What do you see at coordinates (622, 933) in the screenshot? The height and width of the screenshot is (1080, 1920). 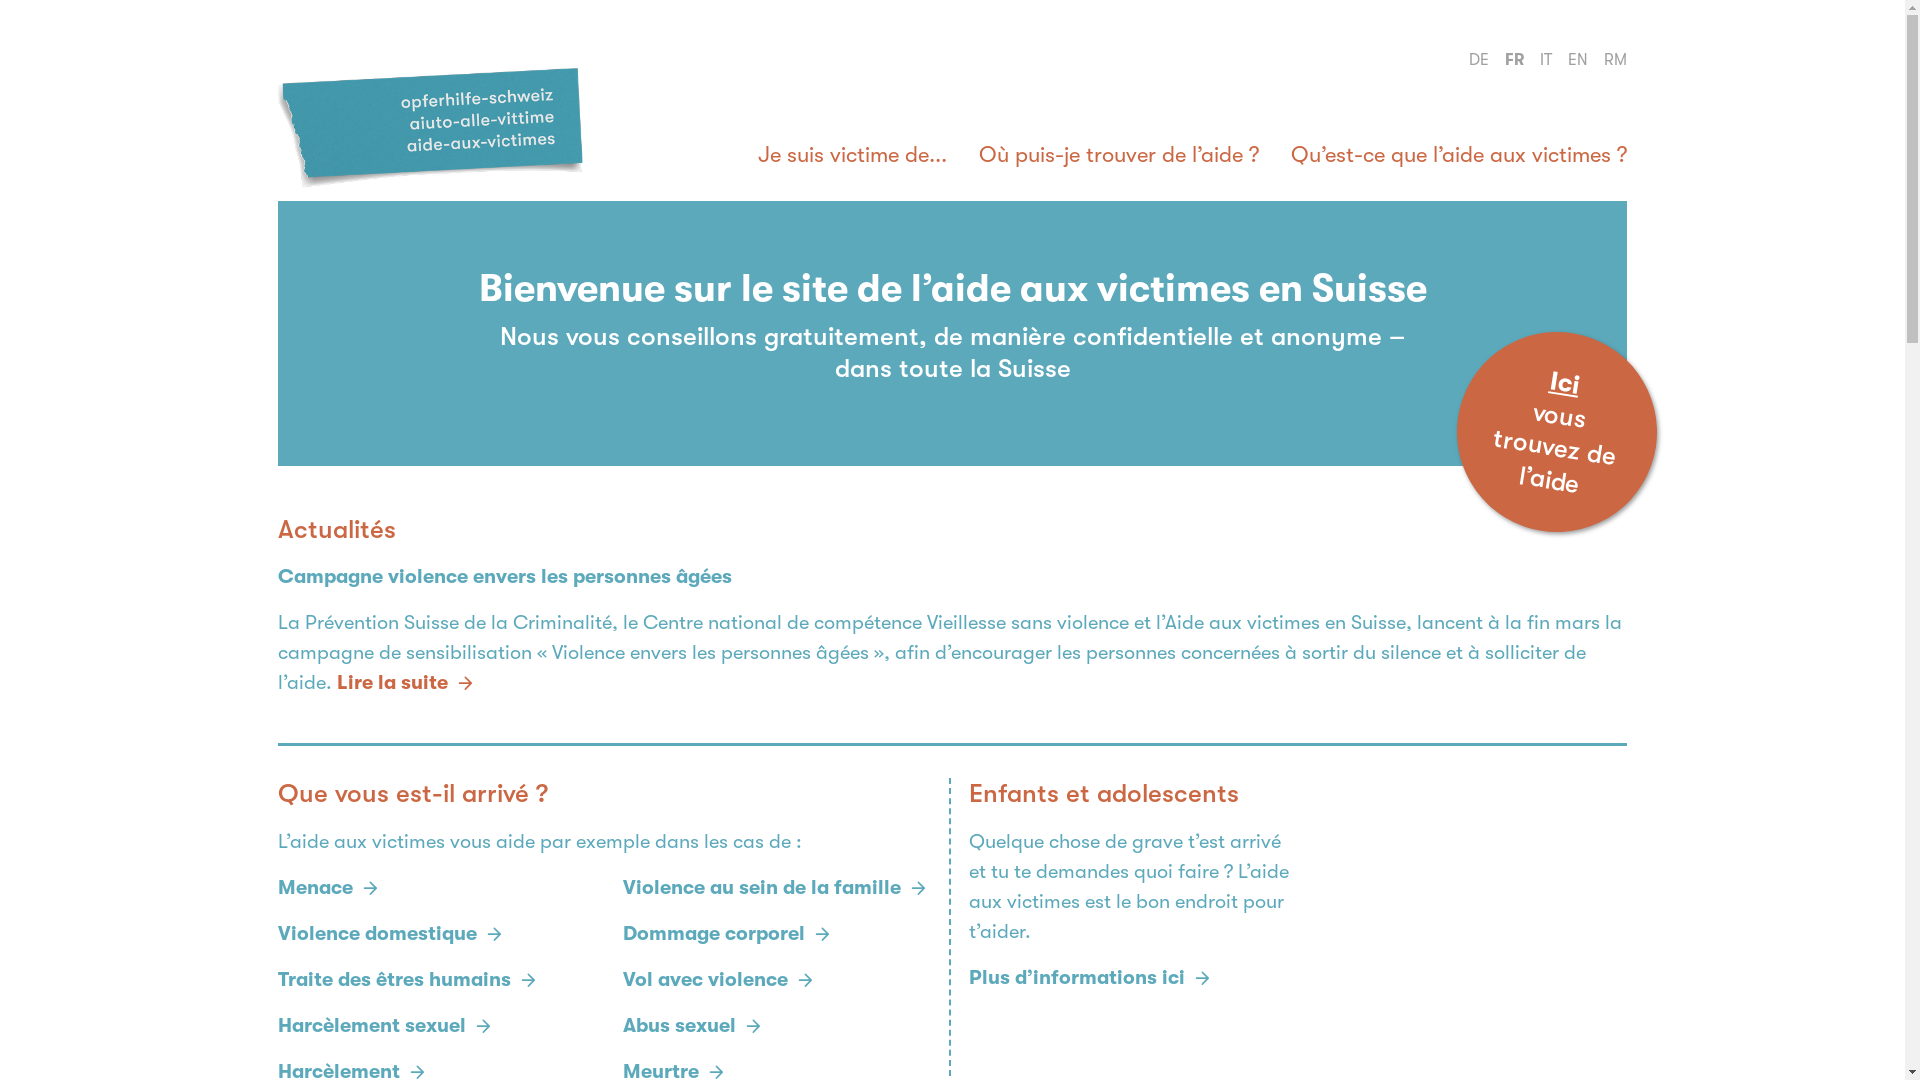 I see `'Dommage corporel'` at bounding box center [622, 933].